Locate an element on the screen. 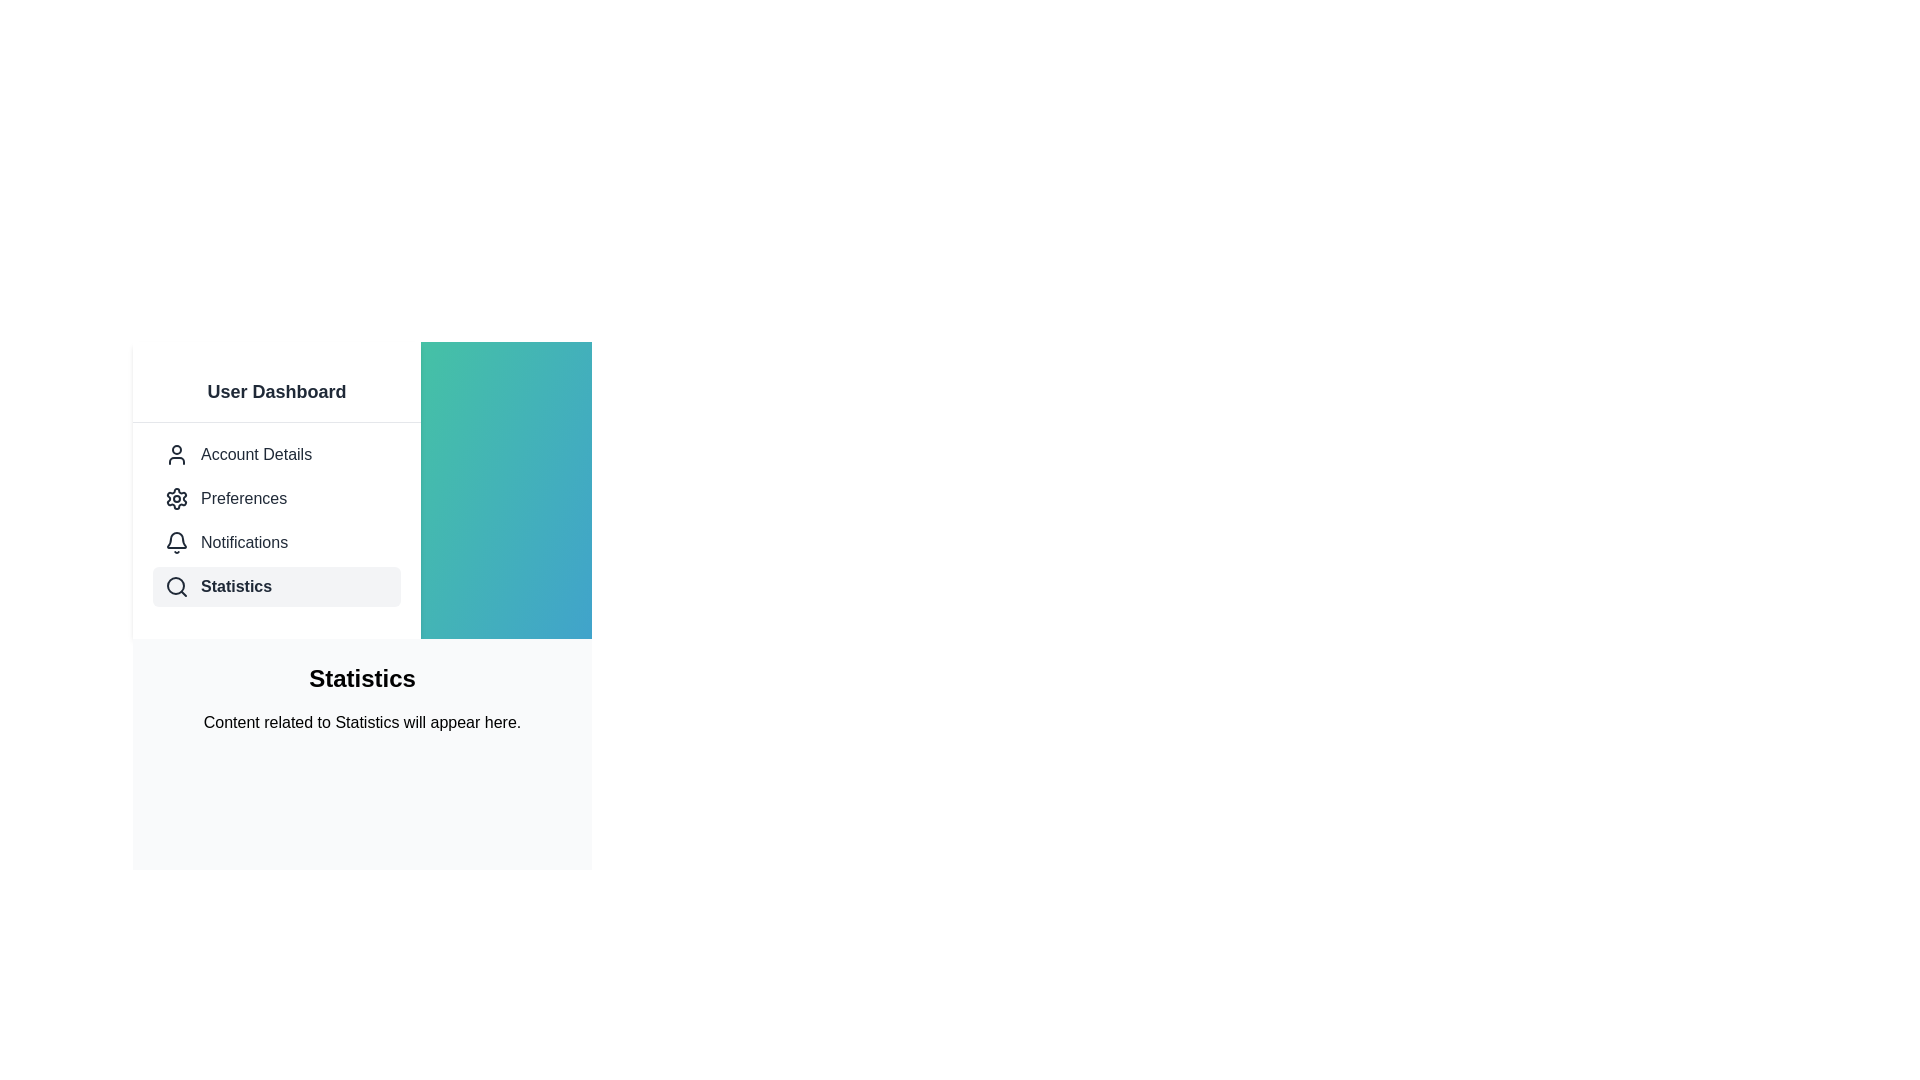 This screenshot has height=1080, width=1920. the 'Preferences' button-like interactive list item, which features a gear icon and the text 'Preferences', positioned as the second item in the vertical navigation panel is located at coordinates (276, 497).